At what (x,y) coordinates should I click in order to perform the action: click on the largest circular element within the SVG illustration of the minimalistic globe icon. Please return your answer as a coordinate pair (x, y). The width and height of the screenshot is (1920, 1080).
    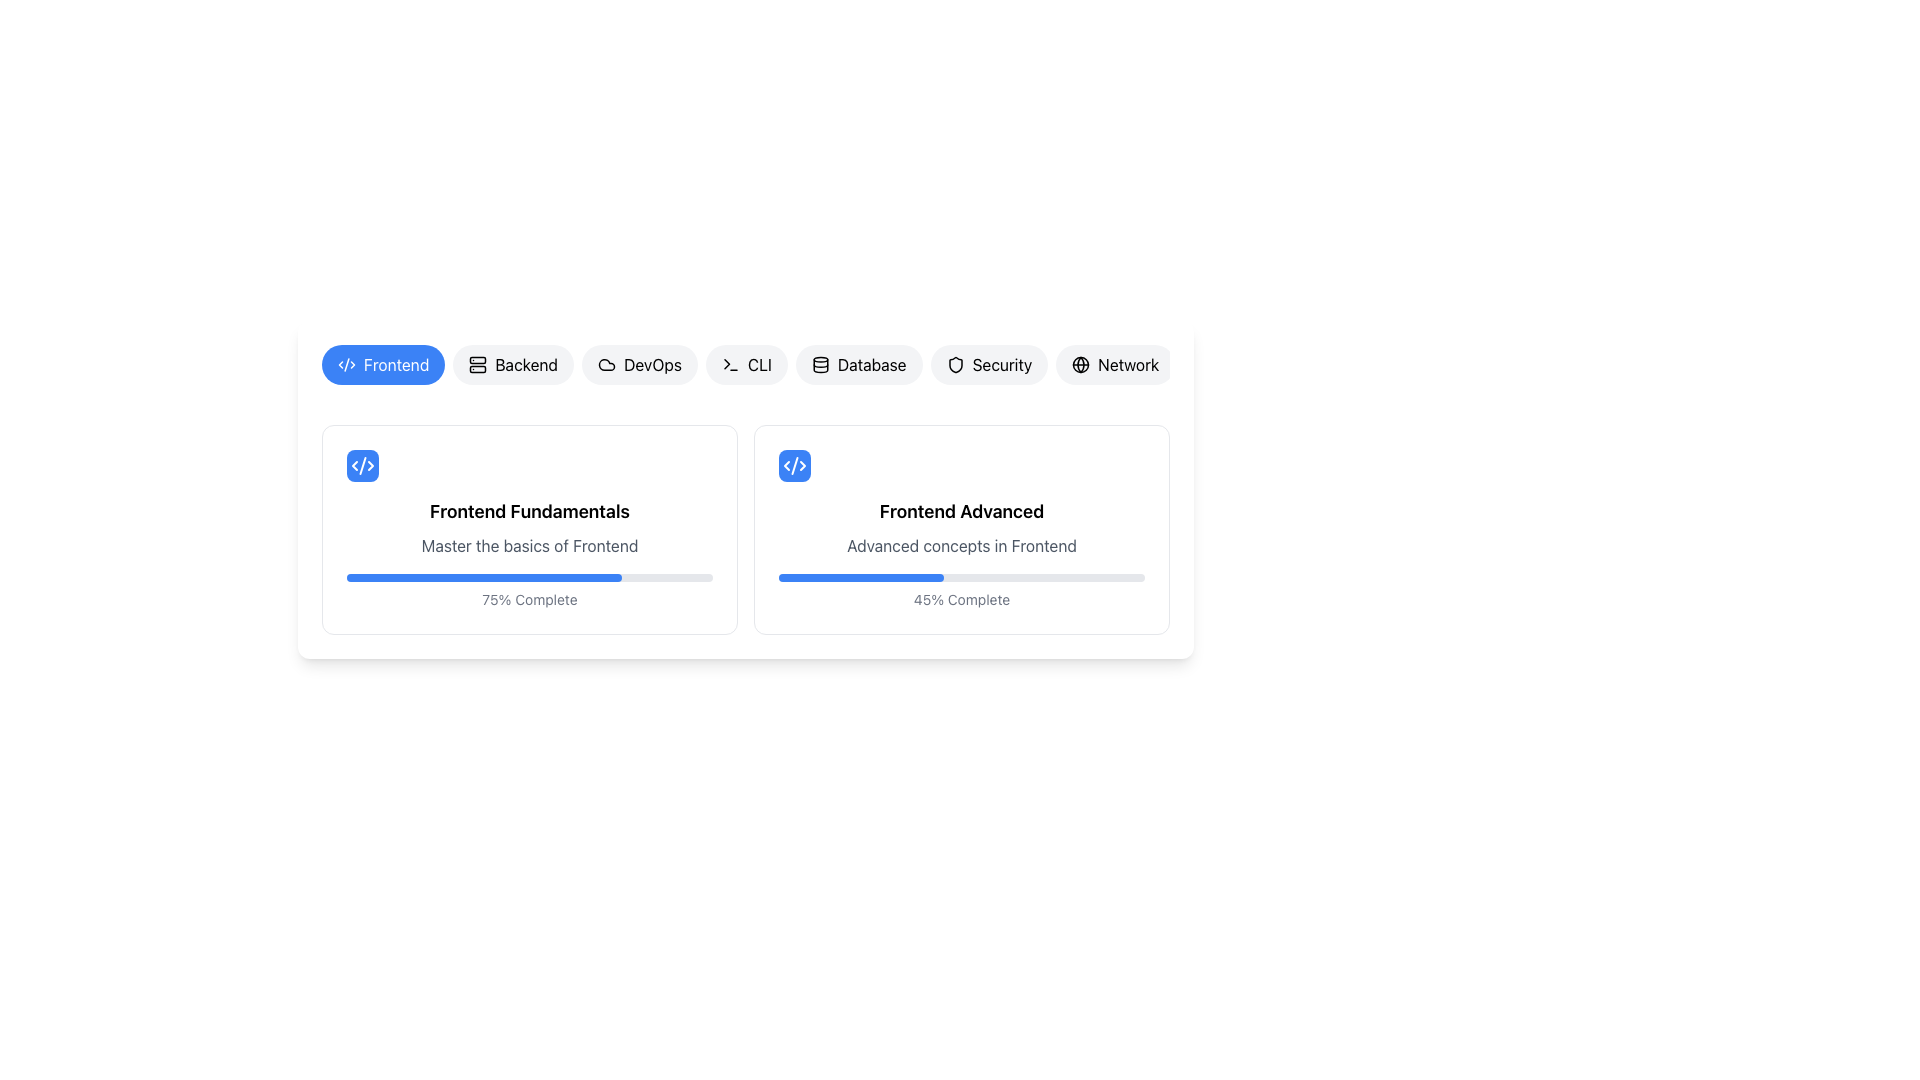
    Looking at the image, I should click on (1080, 365).